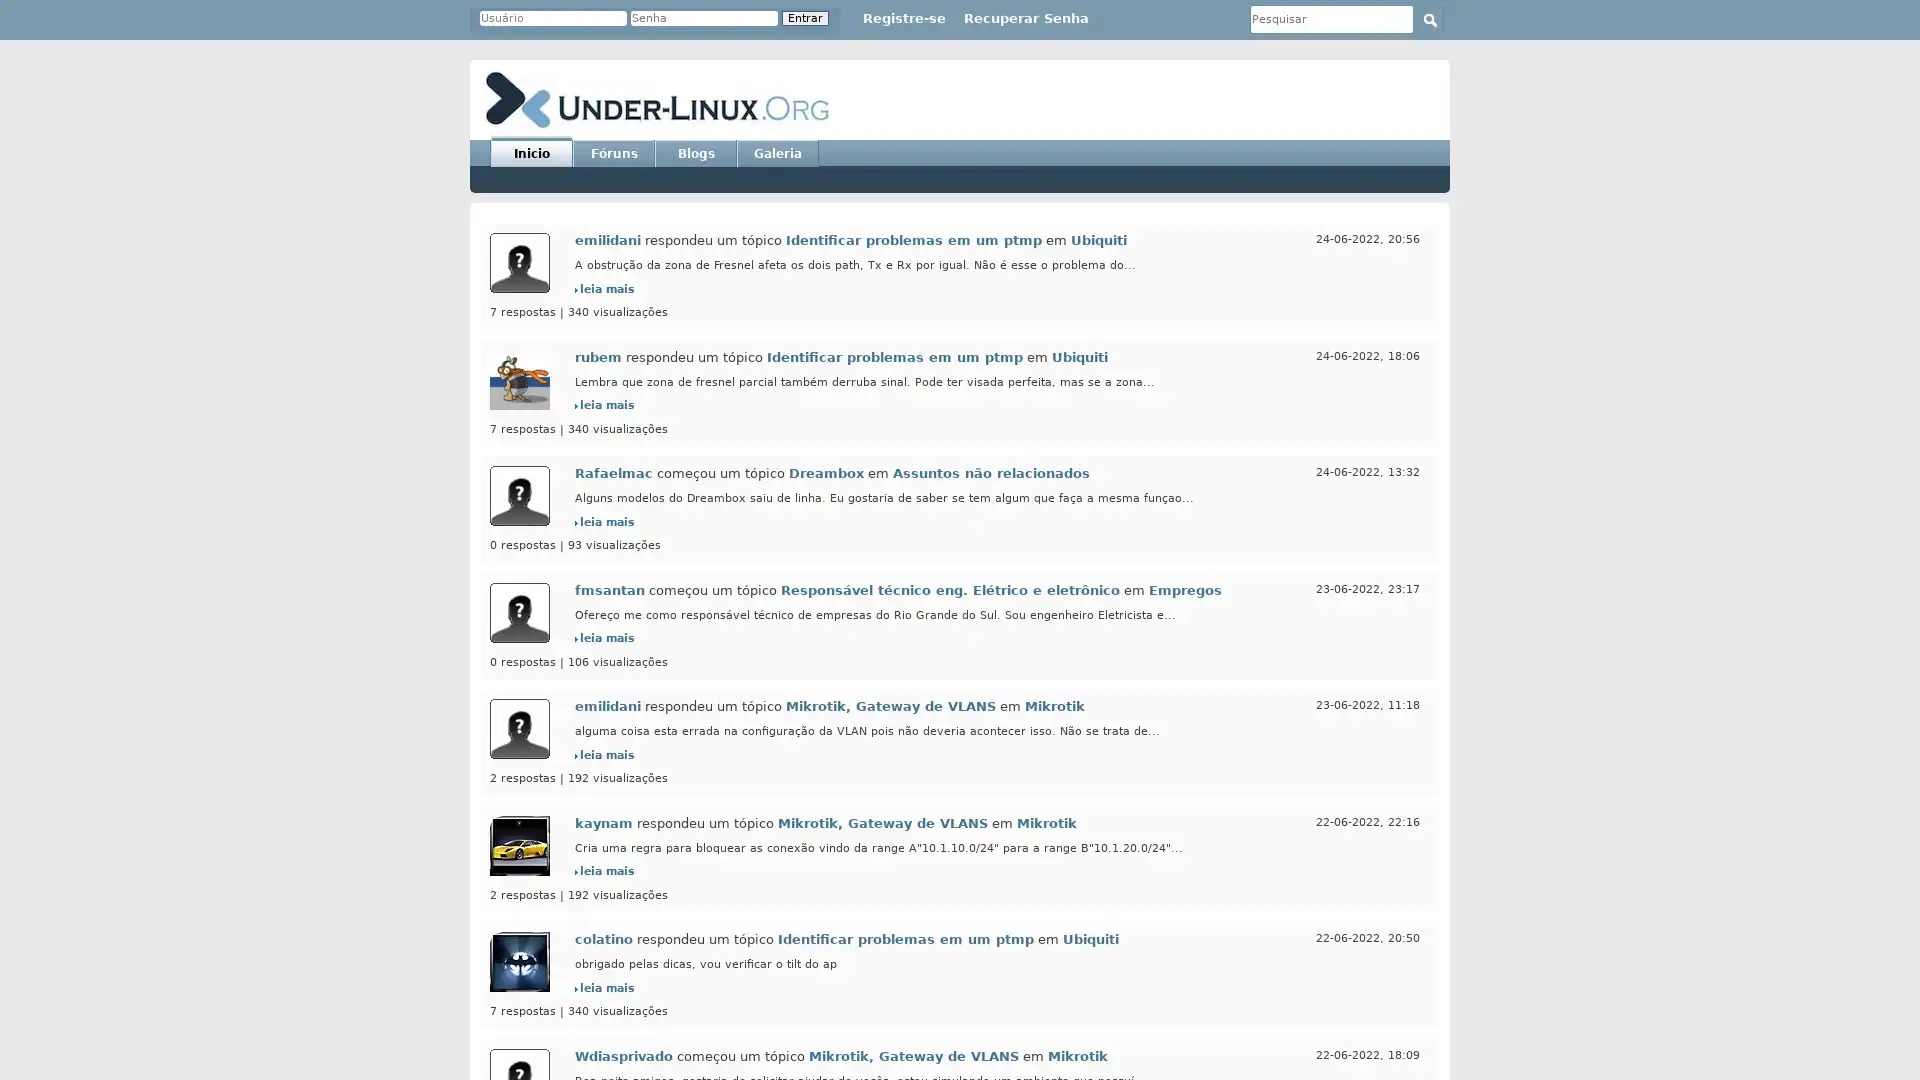 Image resolution: width=1920 pixels, height=1080 pixels. I want to click on Submit, so click(1429, 19).